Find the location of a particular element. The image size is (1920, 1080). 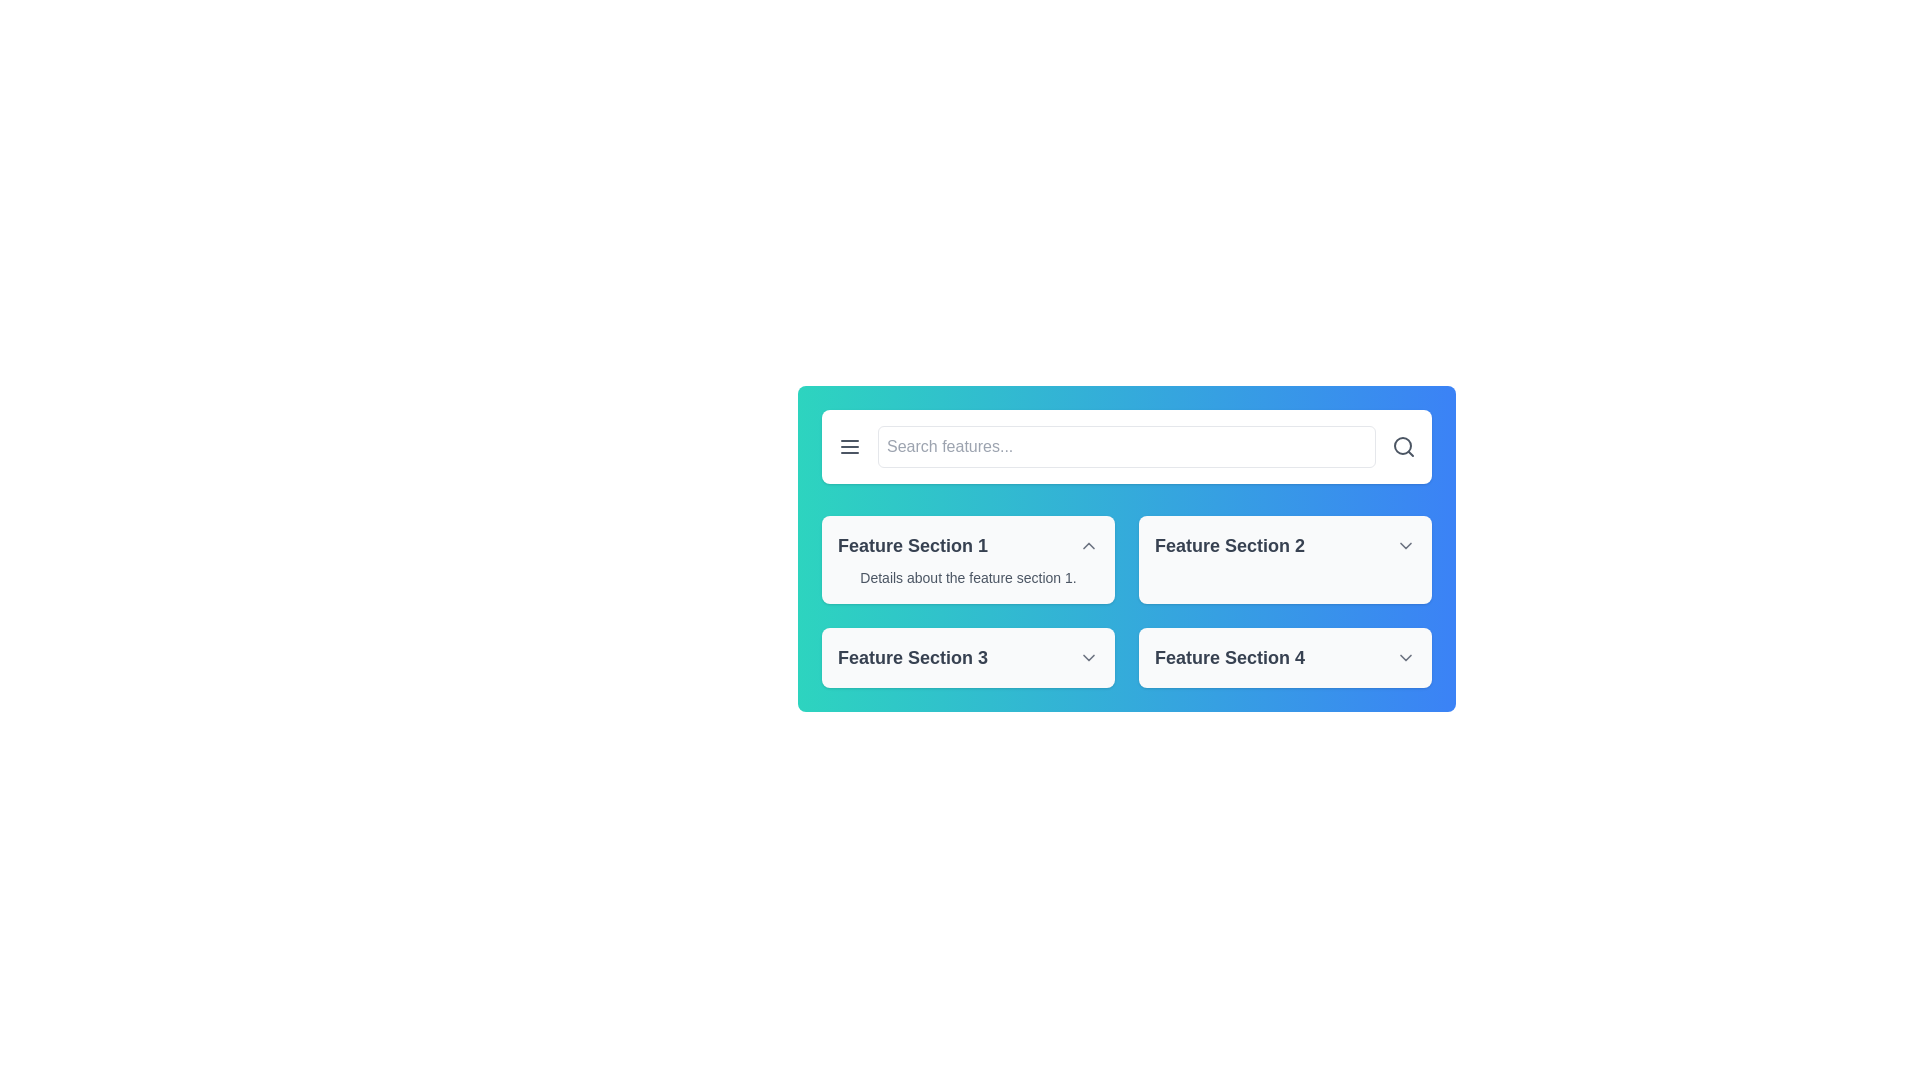

the Dropdown header labeled 'Feature Section 4' is located at coordinates (1285, 658).